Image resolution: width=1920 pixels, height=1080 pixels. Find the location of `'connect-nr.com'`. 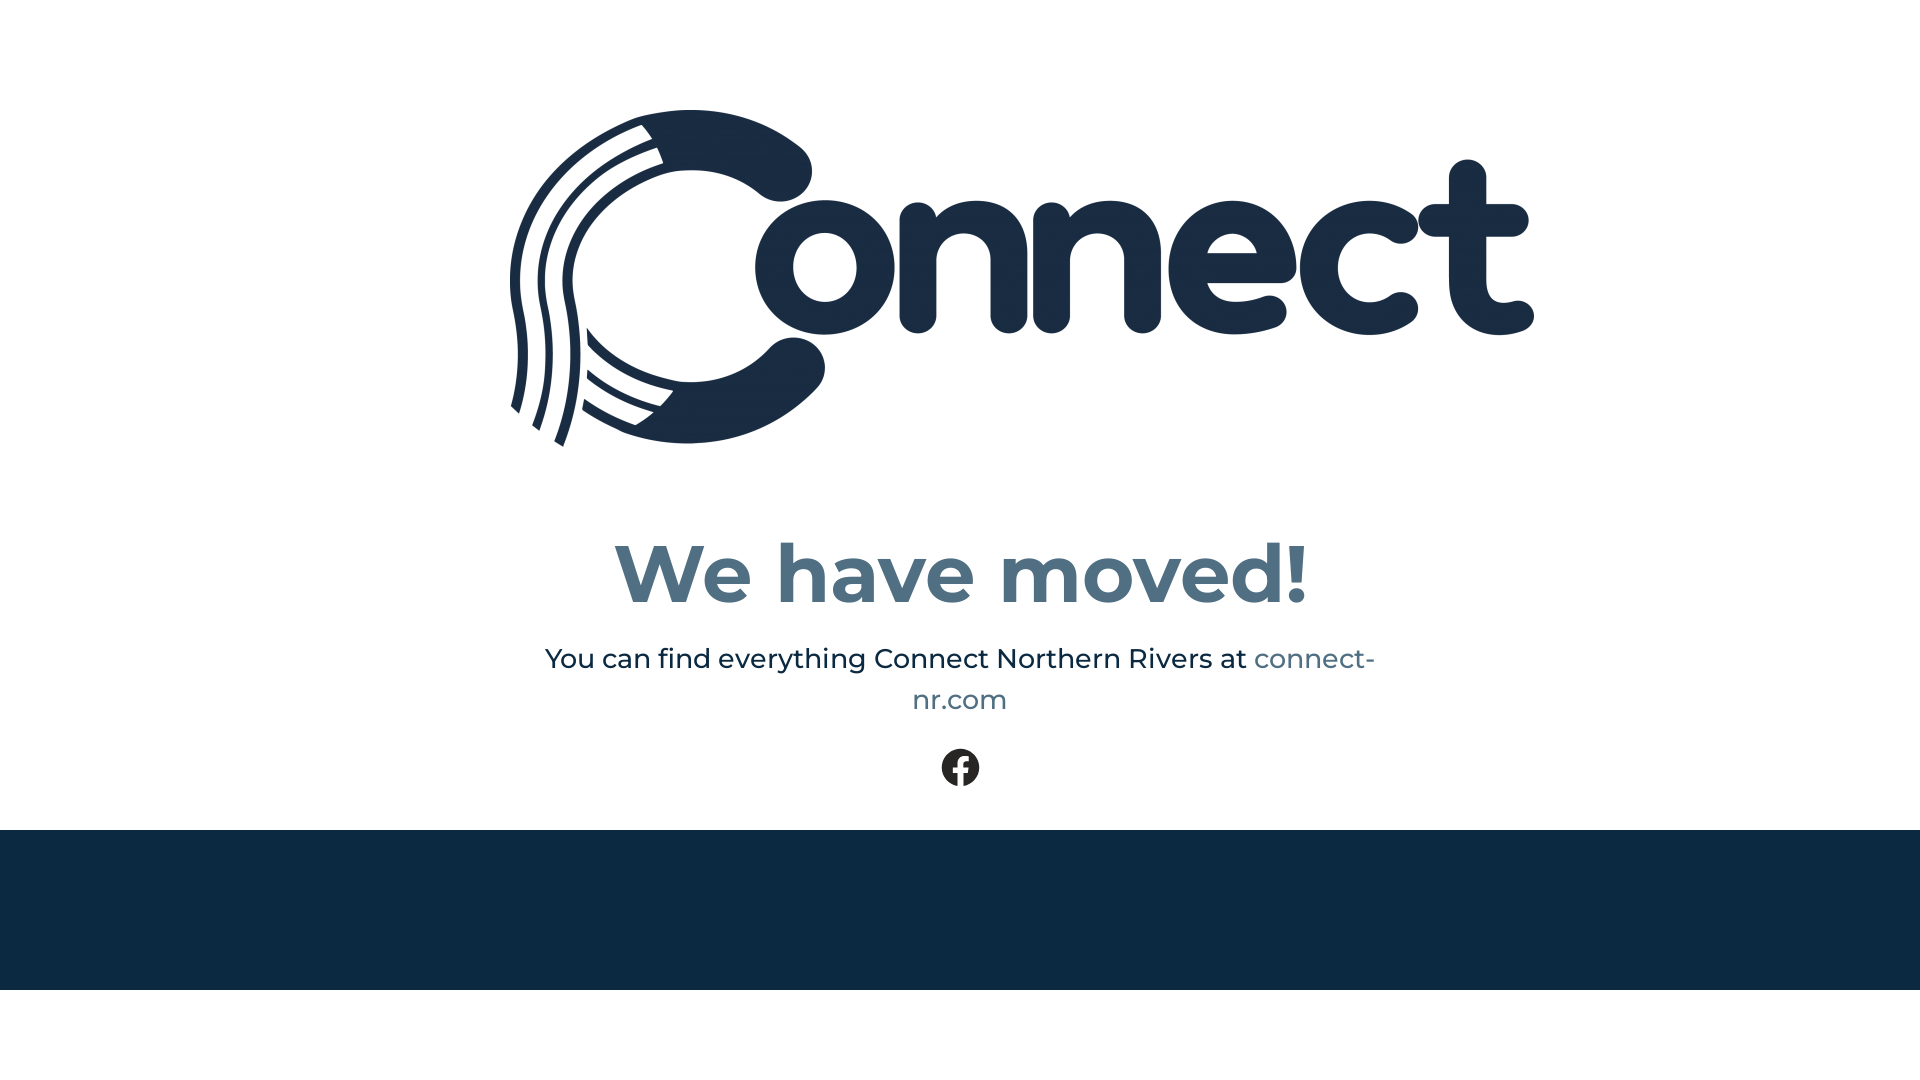

'connect-nr.com' is located at coordinates (1143, 677).